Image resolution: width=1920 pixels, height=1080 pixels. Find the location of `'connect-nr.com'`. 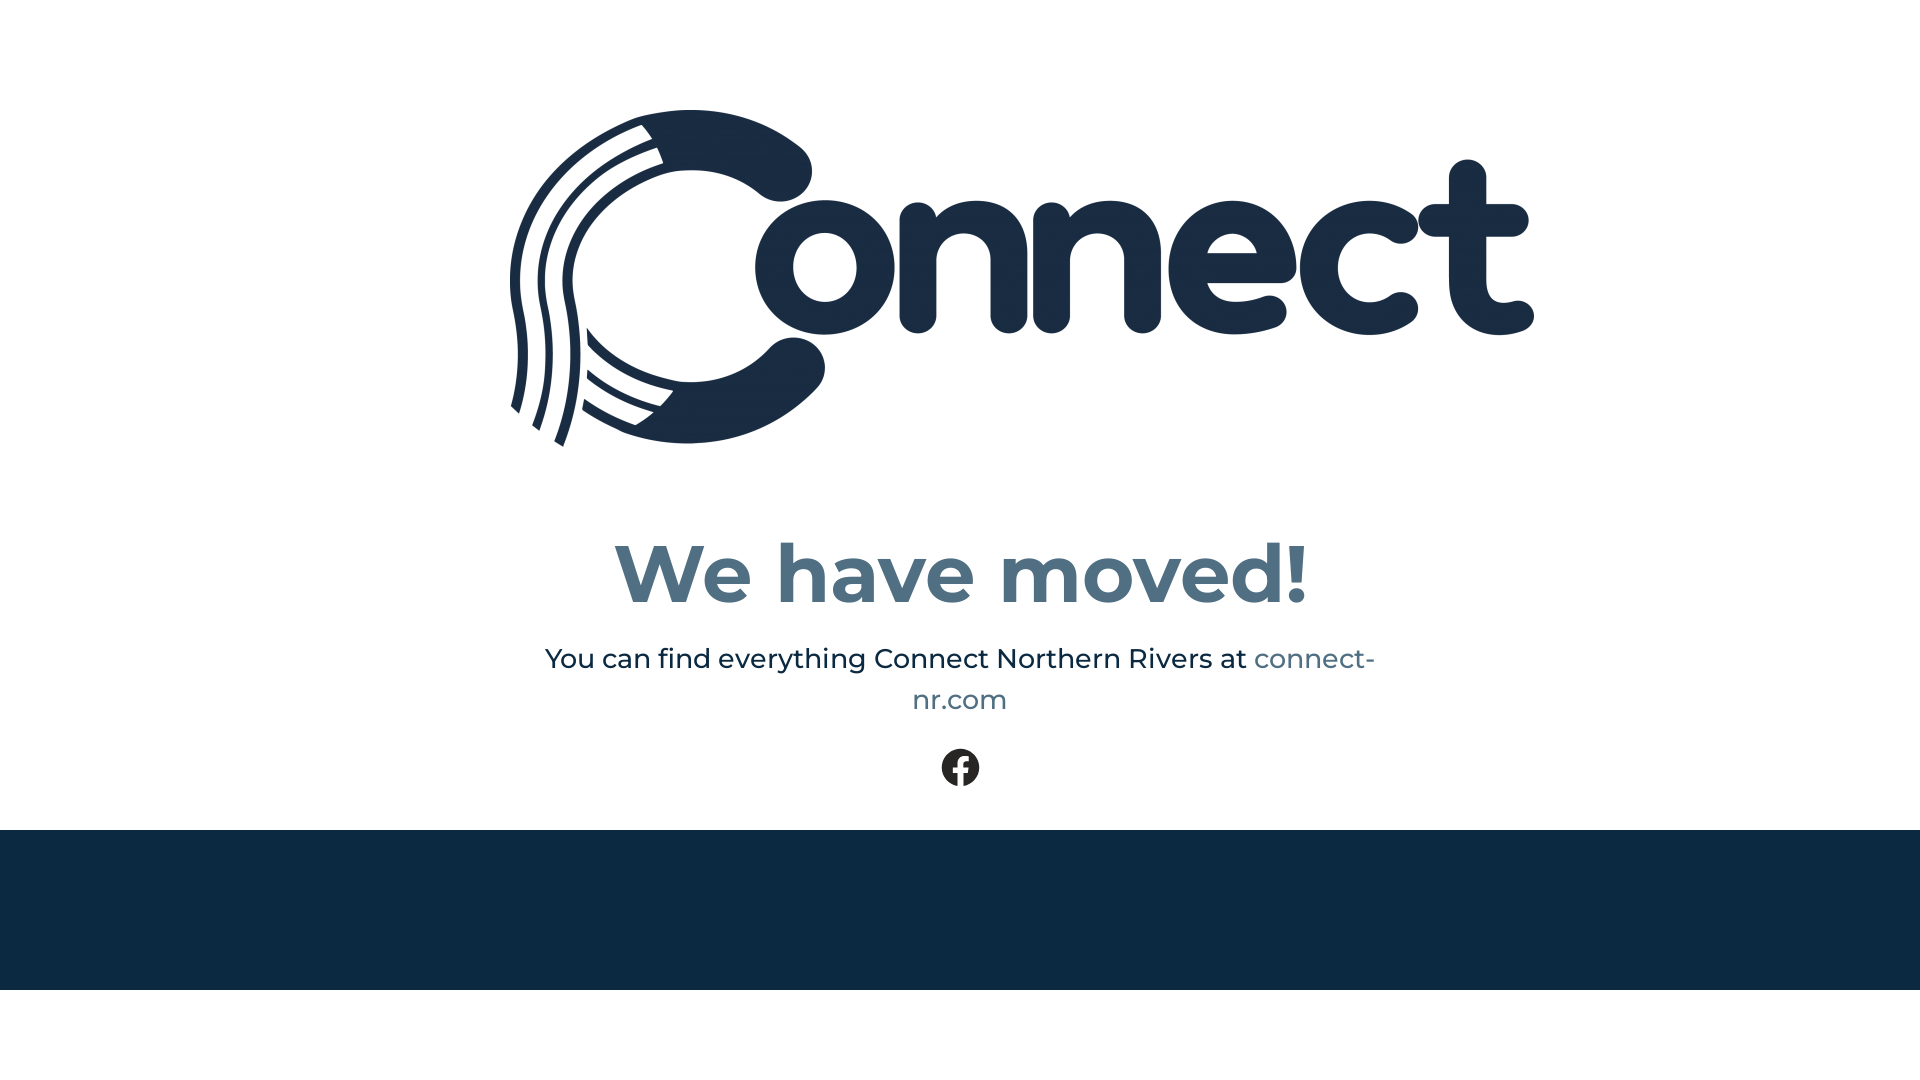

'connect-nr.com' is located at coordinates (1143, 677).